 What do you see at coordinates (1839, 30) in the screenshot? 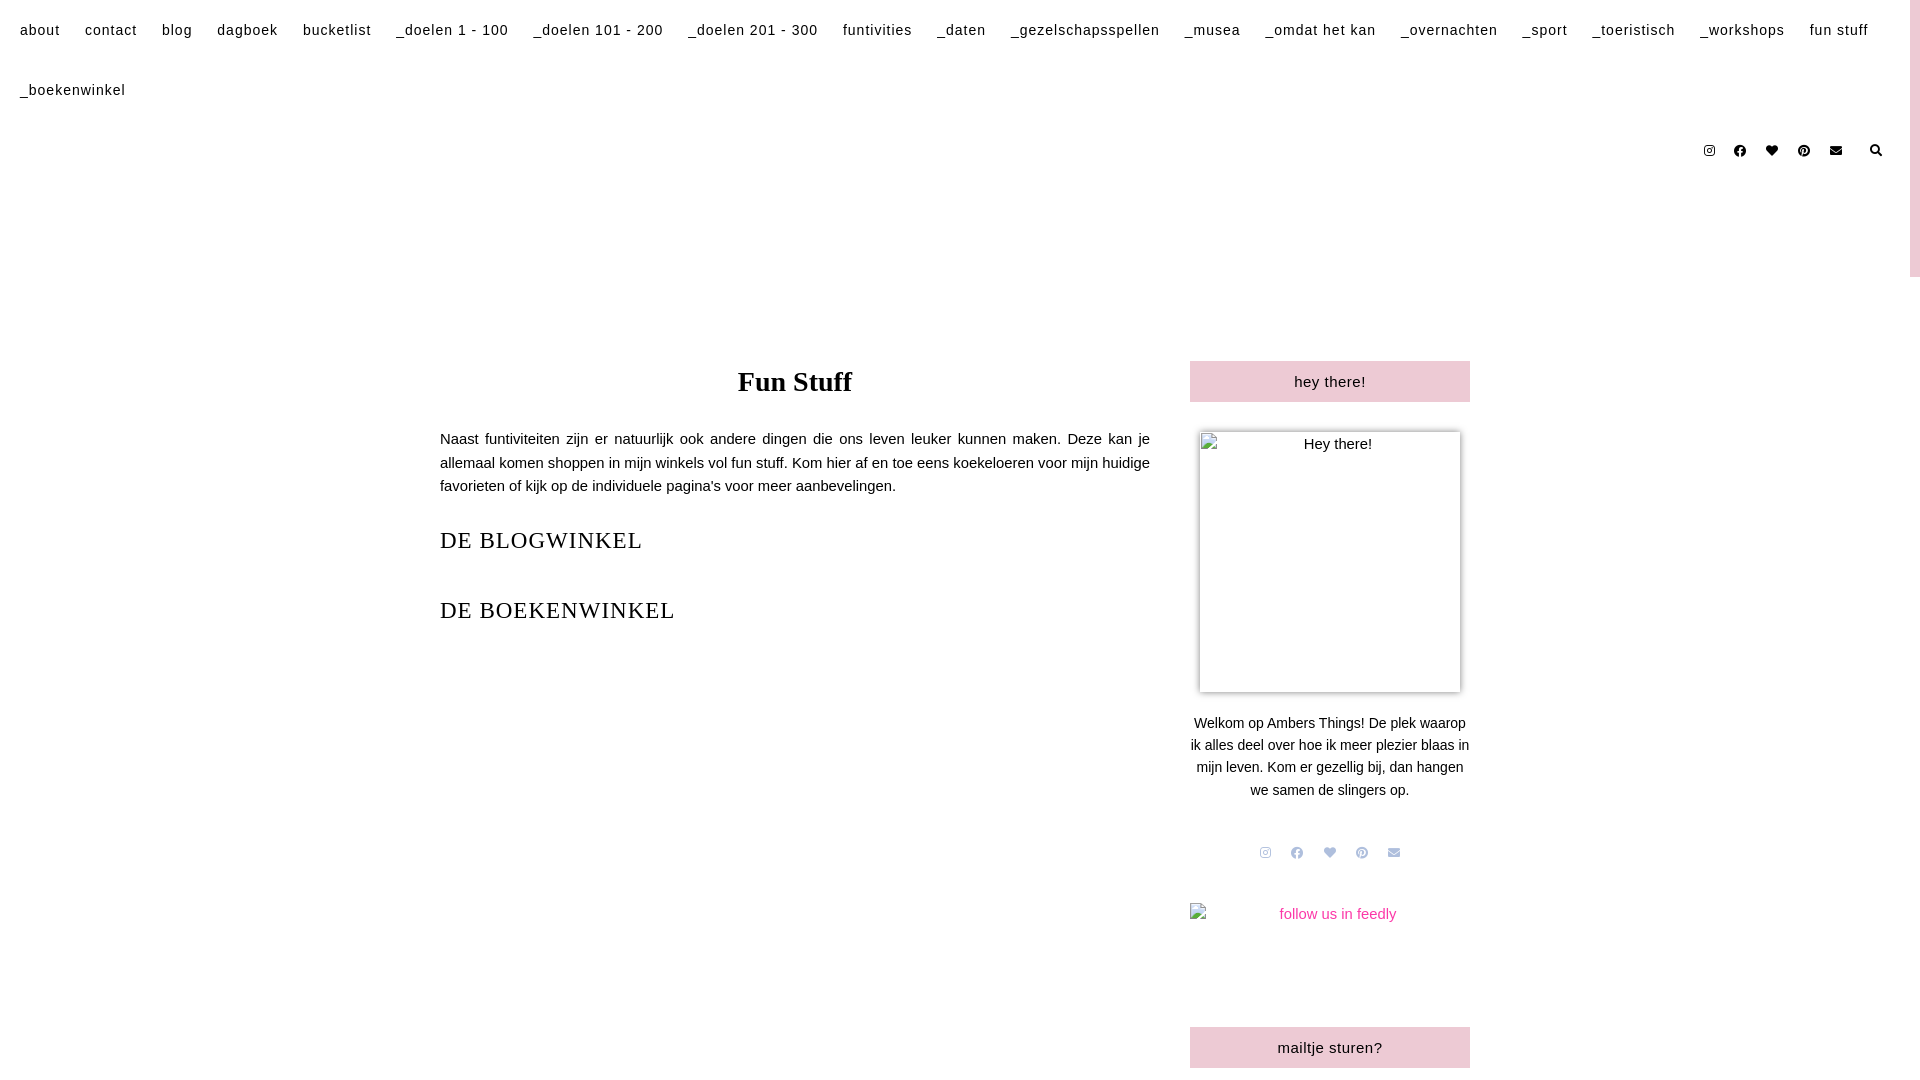
I see `'fun stuff'` at bounding box center [1839, 30].